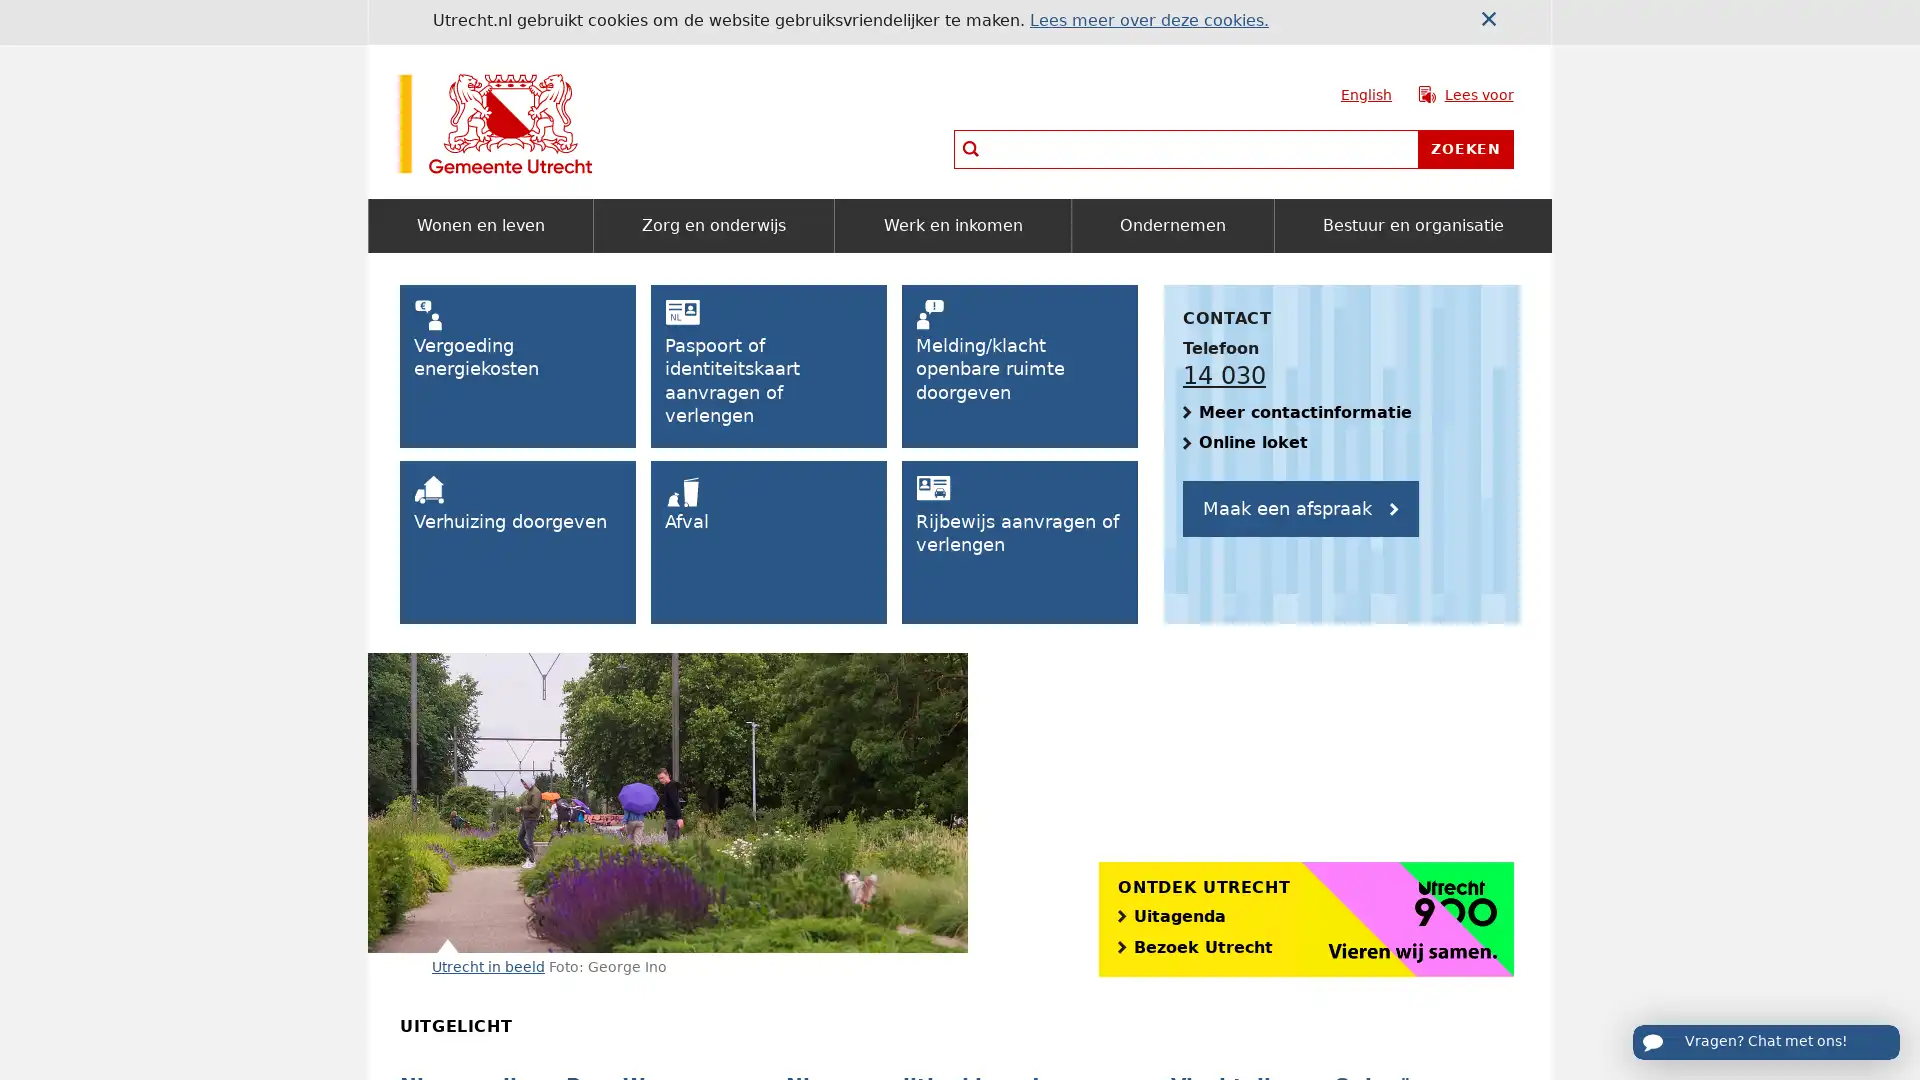  I want to click on Lees voor, so click(1465, 95).